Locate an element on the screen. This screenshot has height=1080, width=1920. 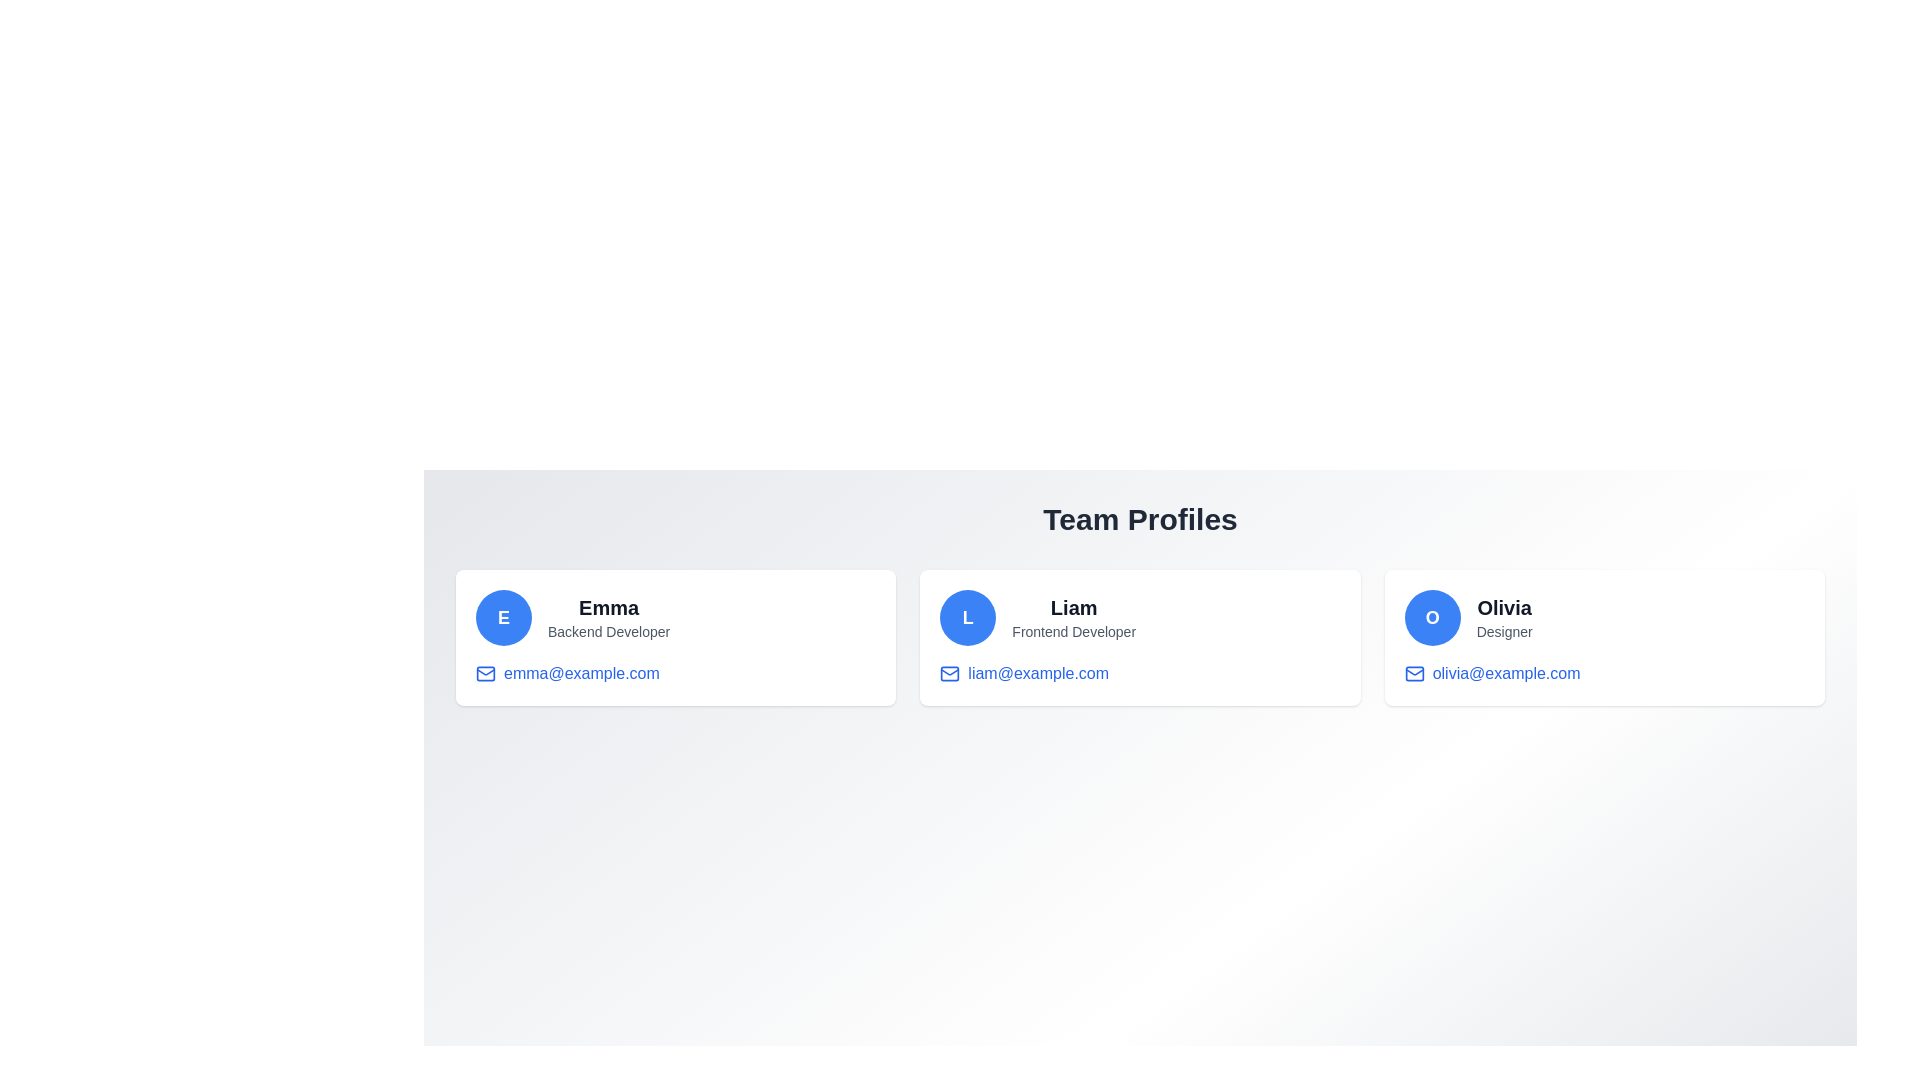
email envelope icon located in the second user card under the profile information for 'Liam' is located at coordinates (949, 674).